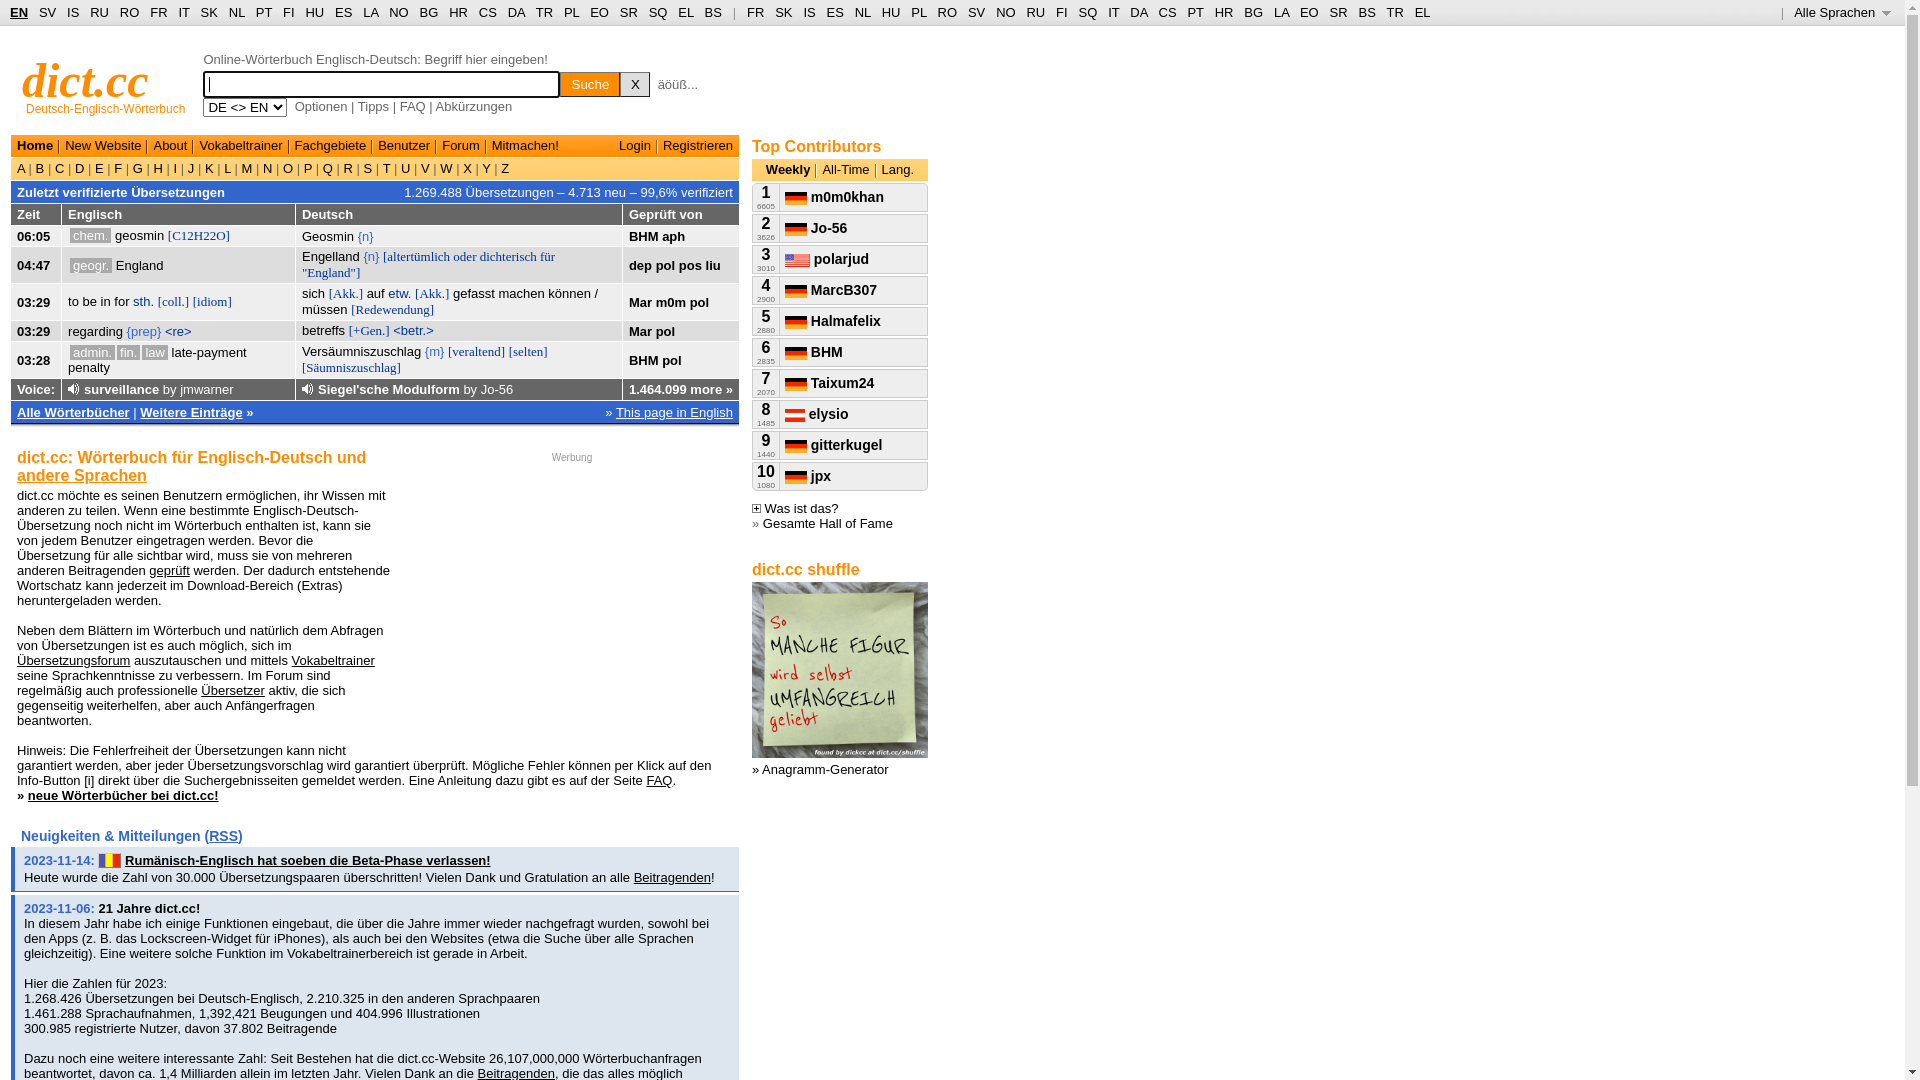  I want to click on 'O', so click(286, 167).